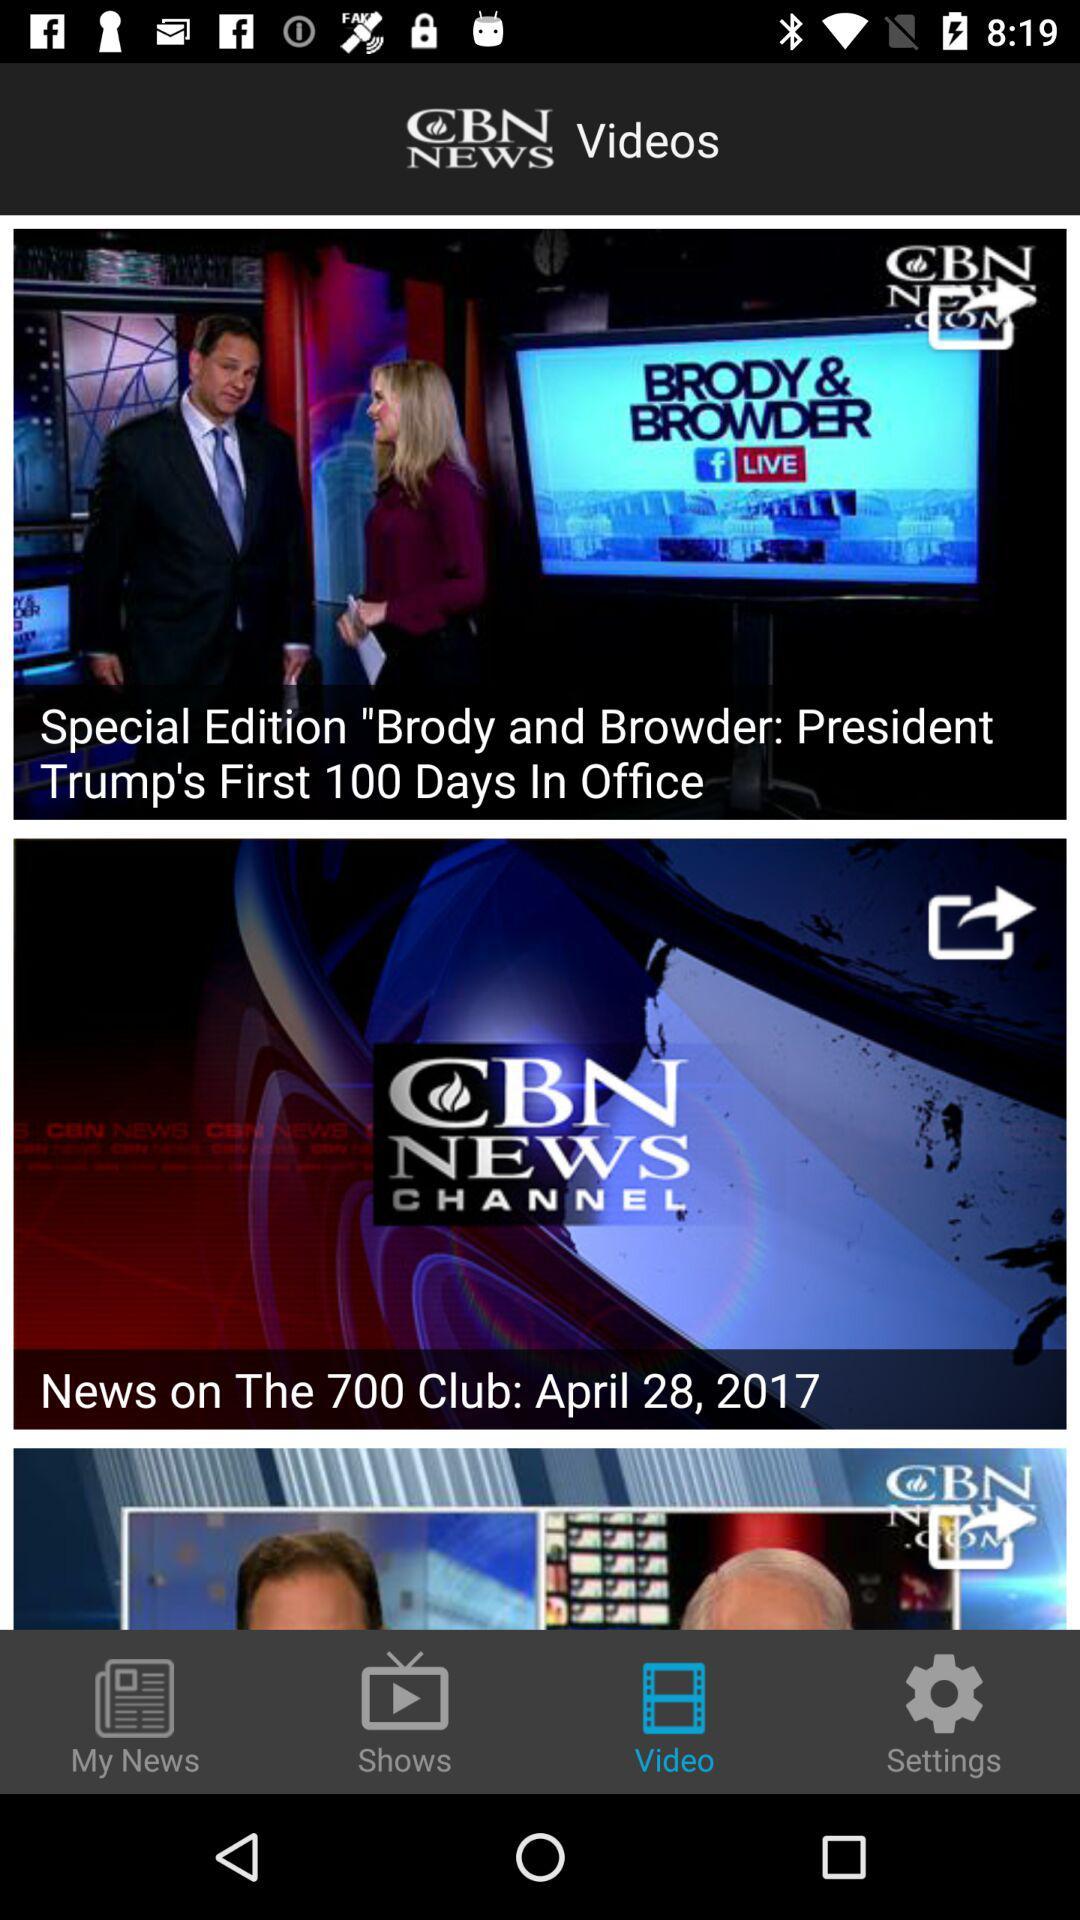 This screenshot has width=1080, height=1920. Describe the element at coordinates (540, 1133) in the screenshot. I see `channel` at that location.